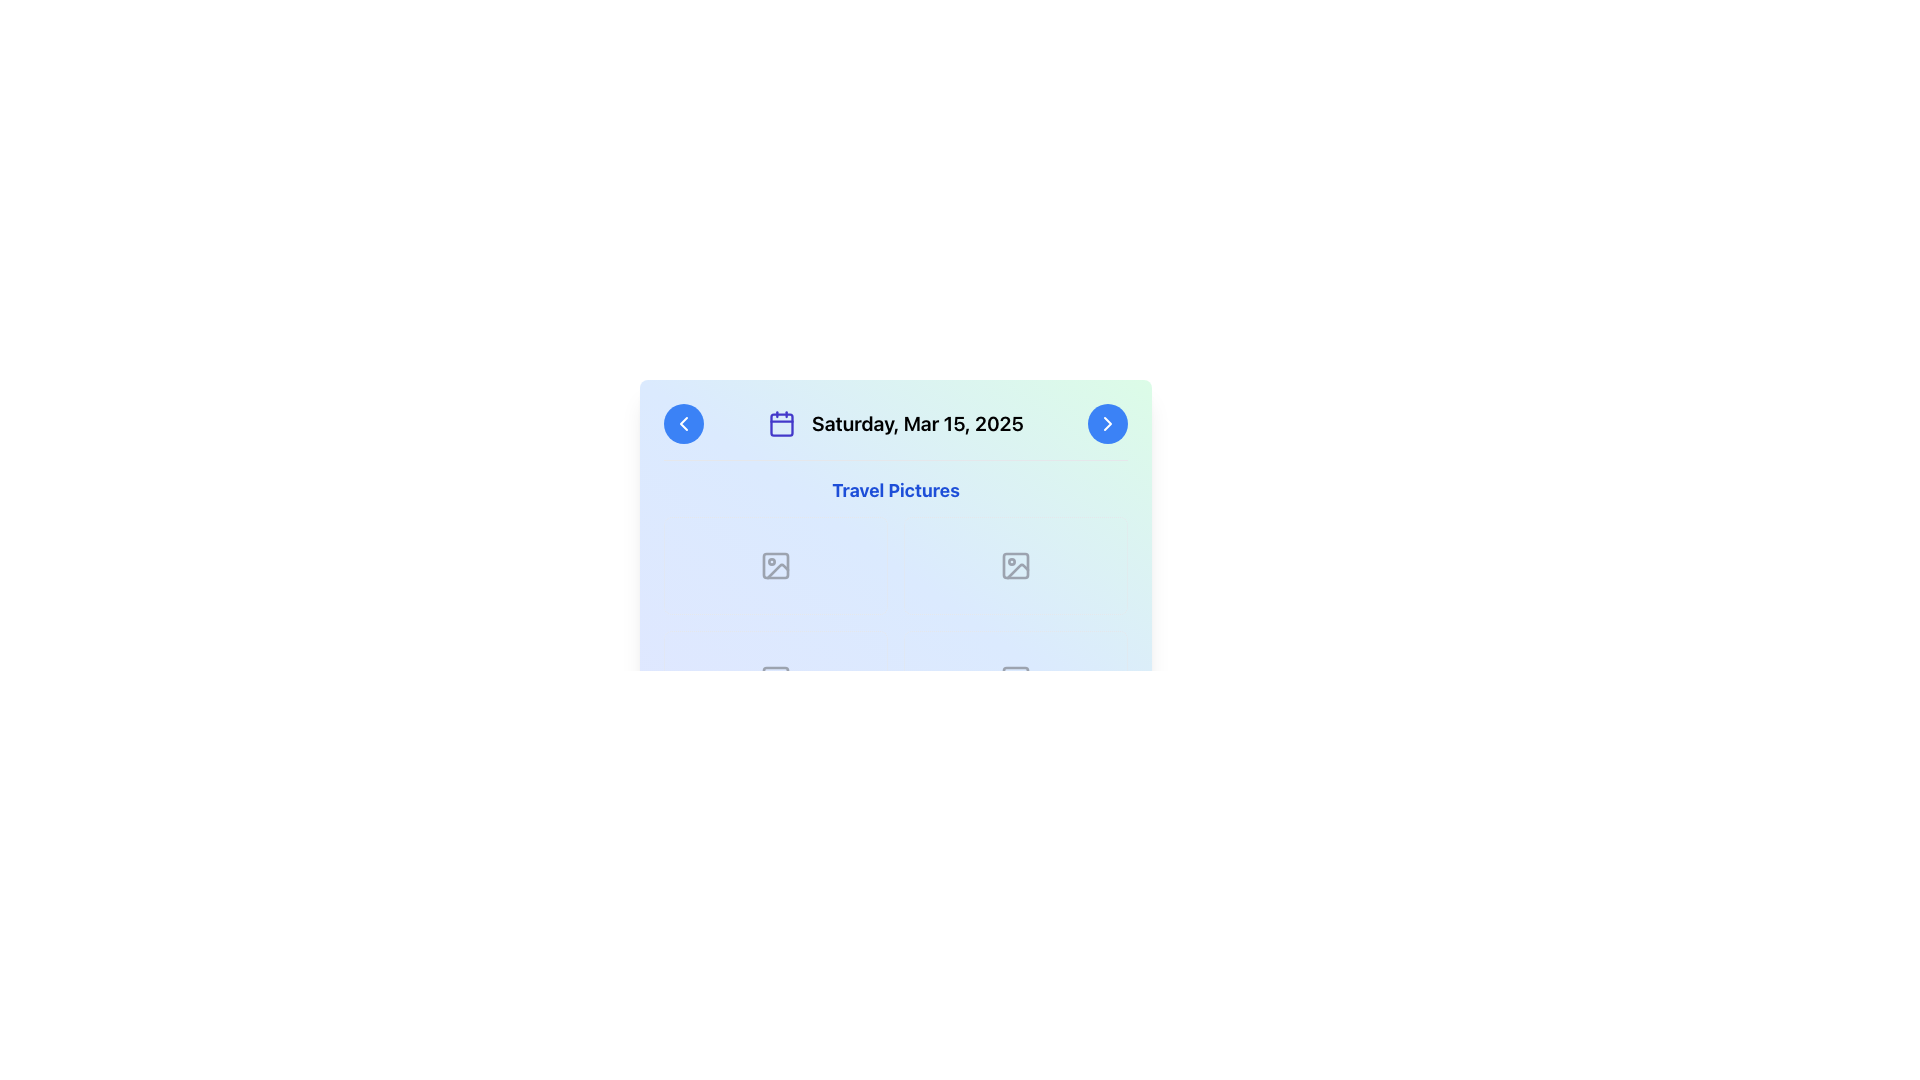 This screenshot has width=1920, height=1080. Describe the element at coordinates (1107, 423) in the screenshot. I see `the rightward chevron icon inside a circular button located at the right end of the top interface bar` at that location.